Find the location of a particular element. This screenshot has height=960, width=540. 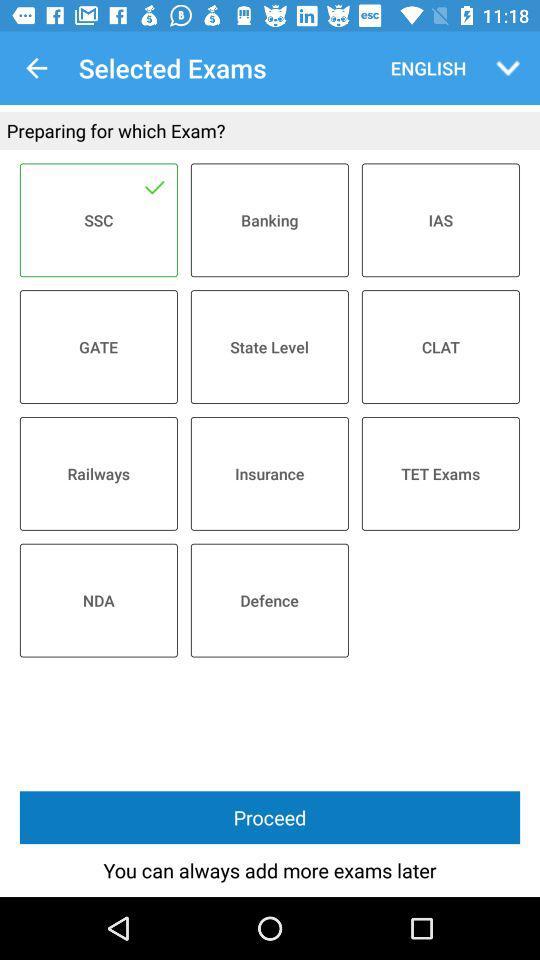

item above preparing for which icon is located at coordinates (508, 68).